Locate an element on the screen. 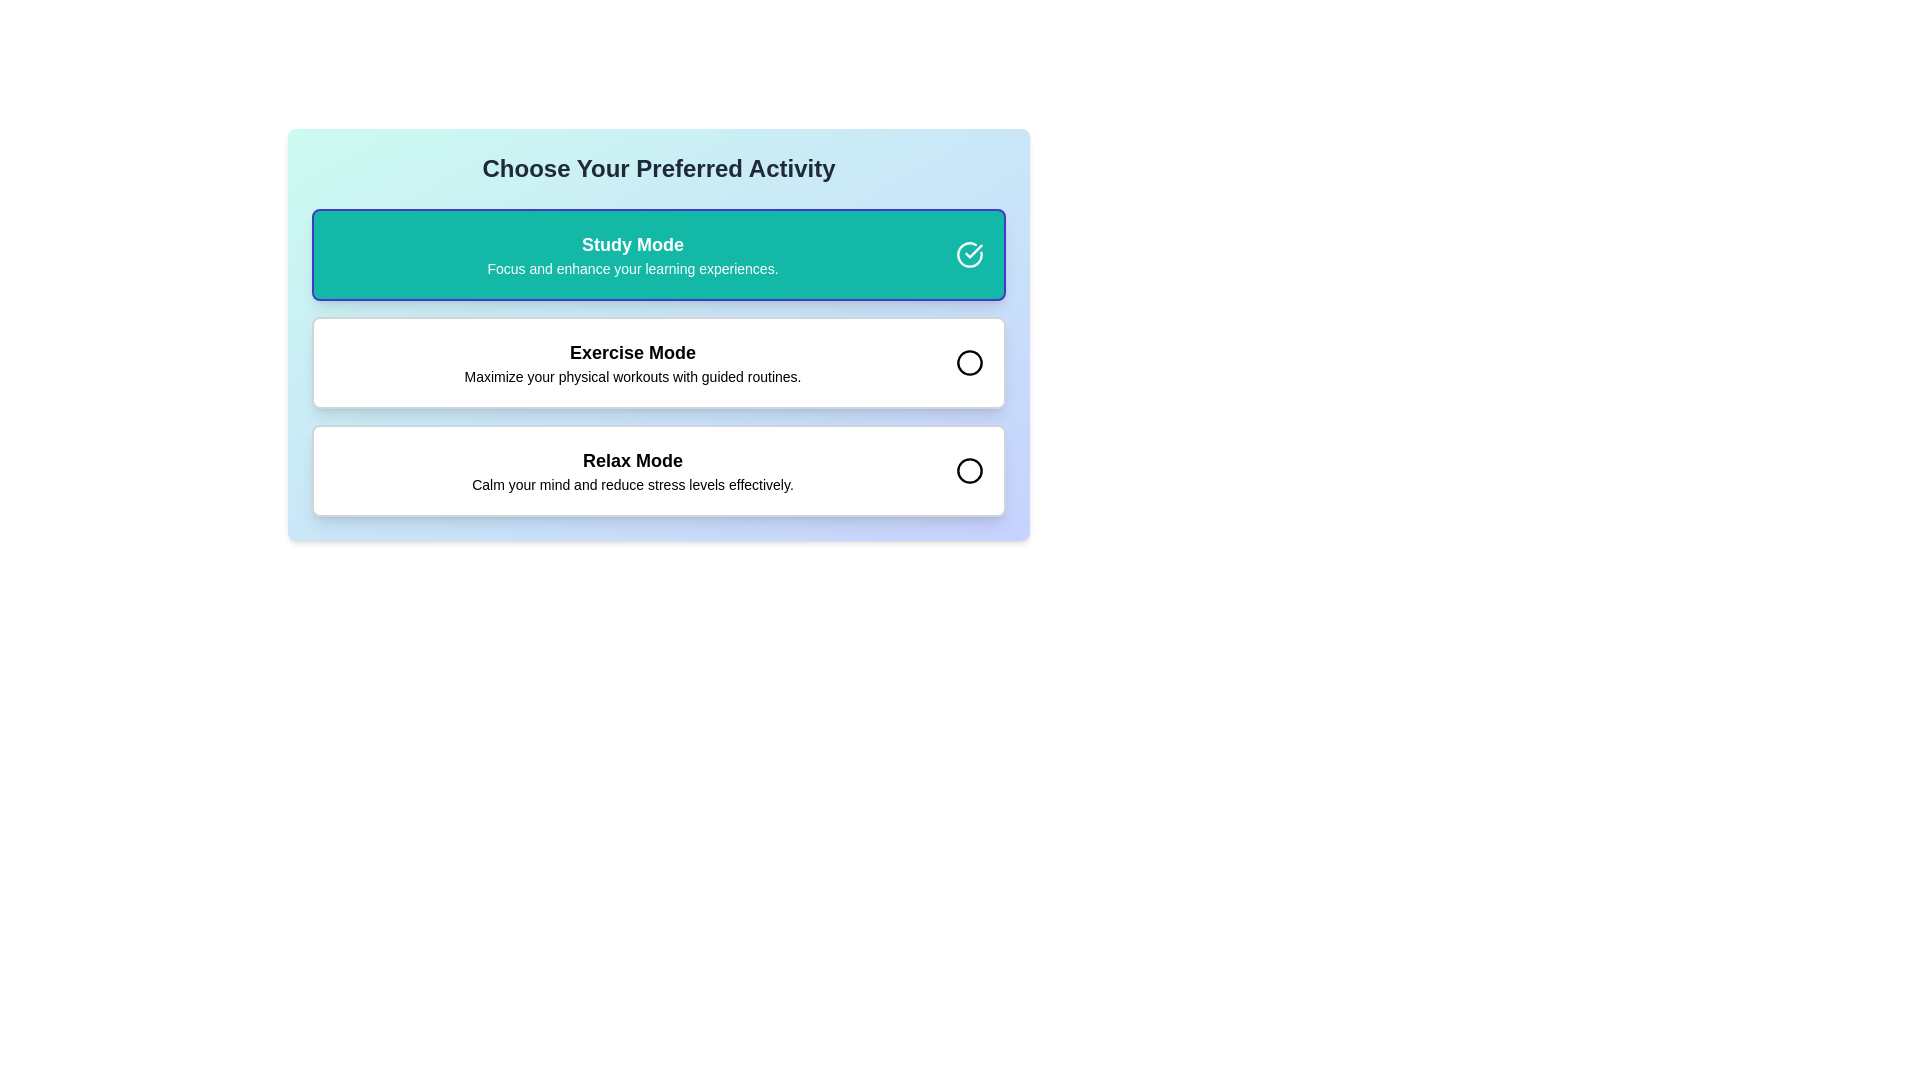  the 'Relax Mode' icon, which is a circular outline element located under the 'Relax Mode' section is located at coordinates (969, 470).